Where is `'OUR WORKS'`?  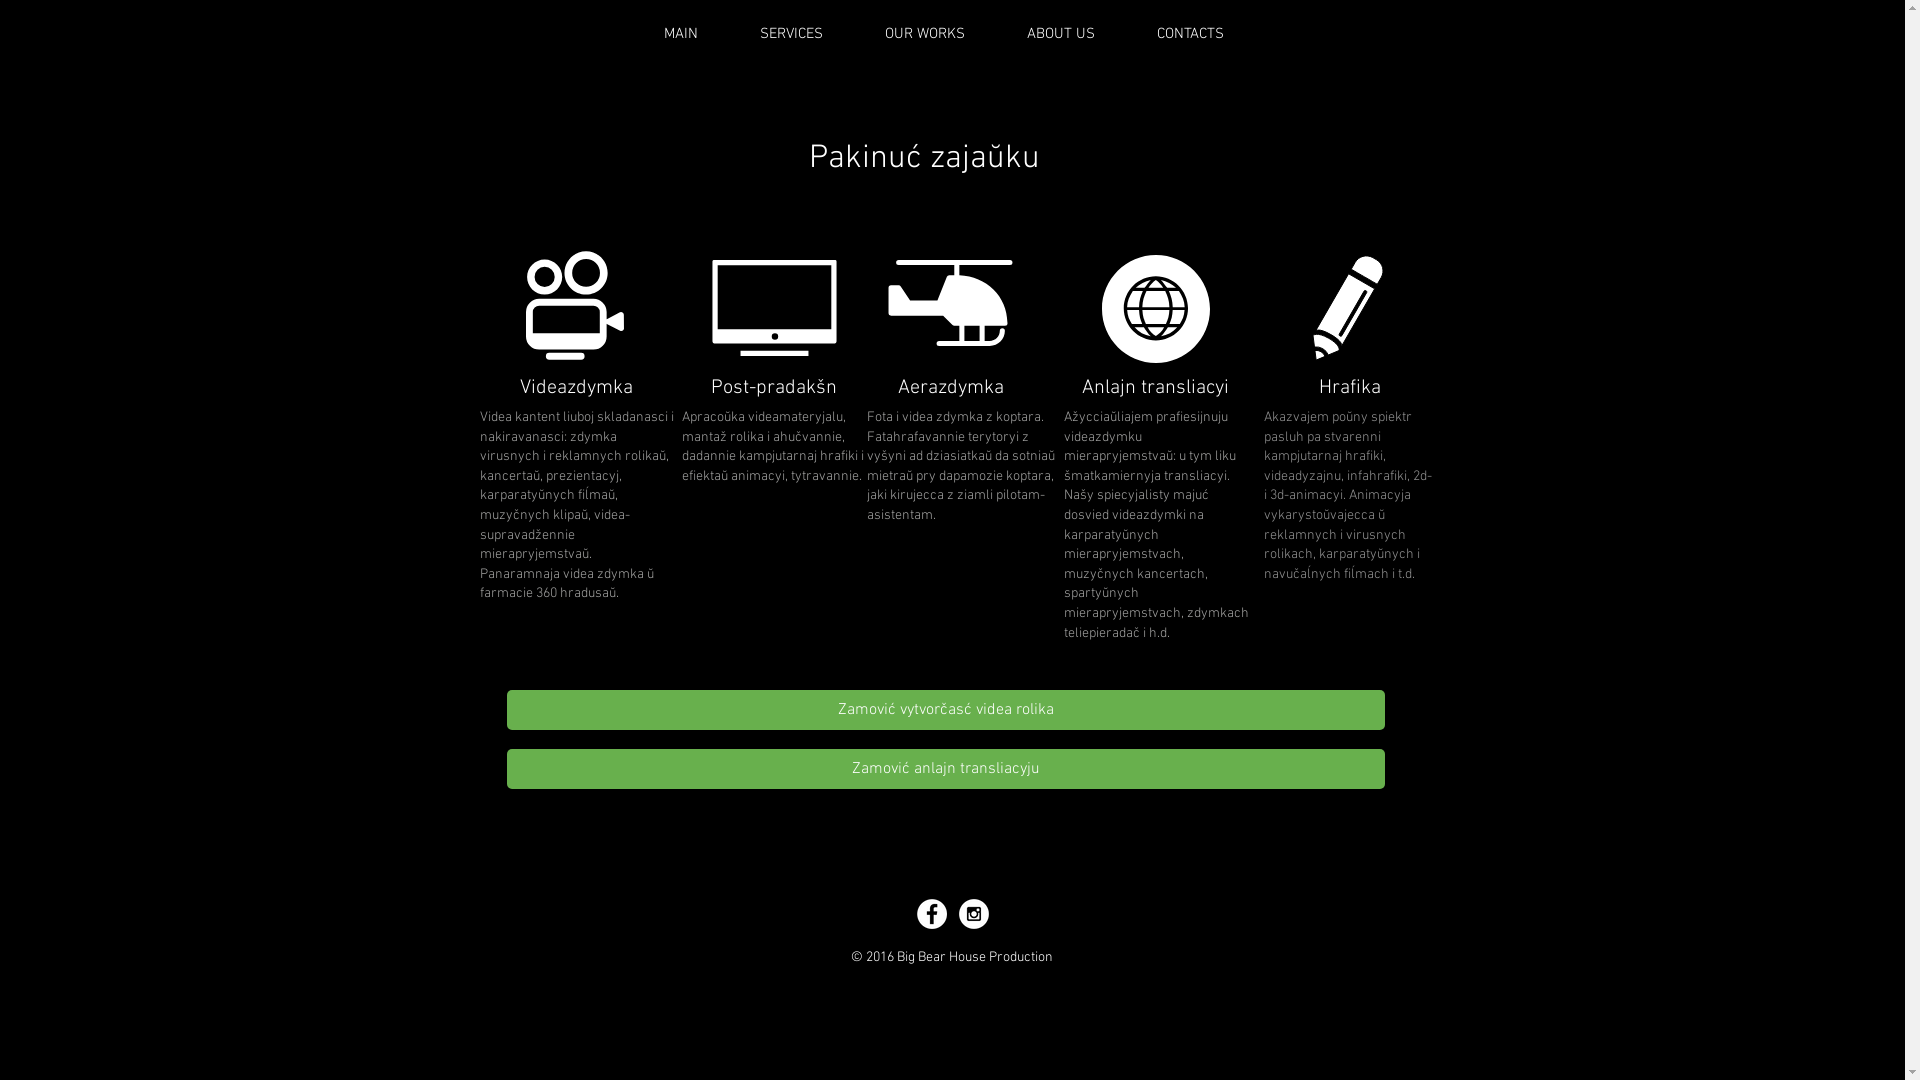 'OUR WORKS' is located at coordinates (924, 34).